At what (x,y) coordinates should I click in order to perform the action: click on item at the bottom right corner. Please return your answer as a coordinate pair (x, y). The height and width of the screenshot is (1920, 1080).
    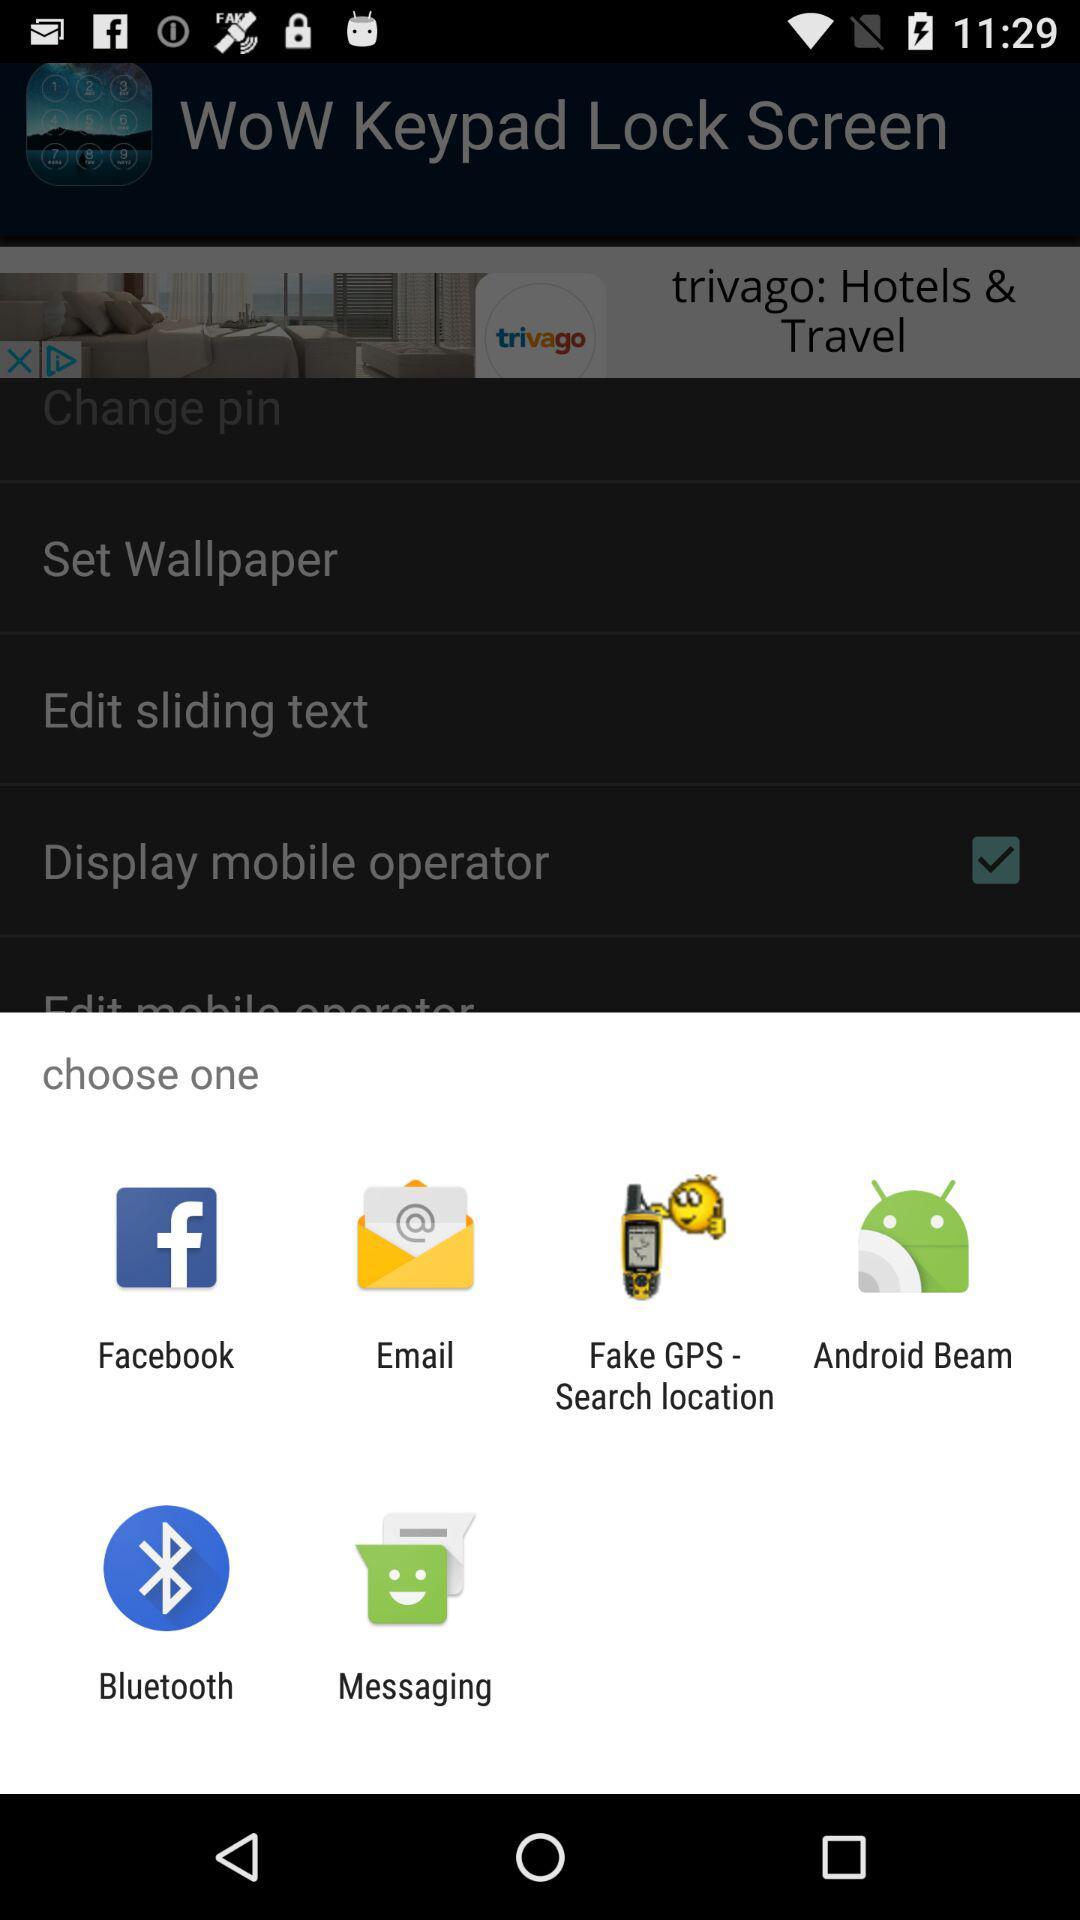
    Looking at the image, I should click on (913, 1374).